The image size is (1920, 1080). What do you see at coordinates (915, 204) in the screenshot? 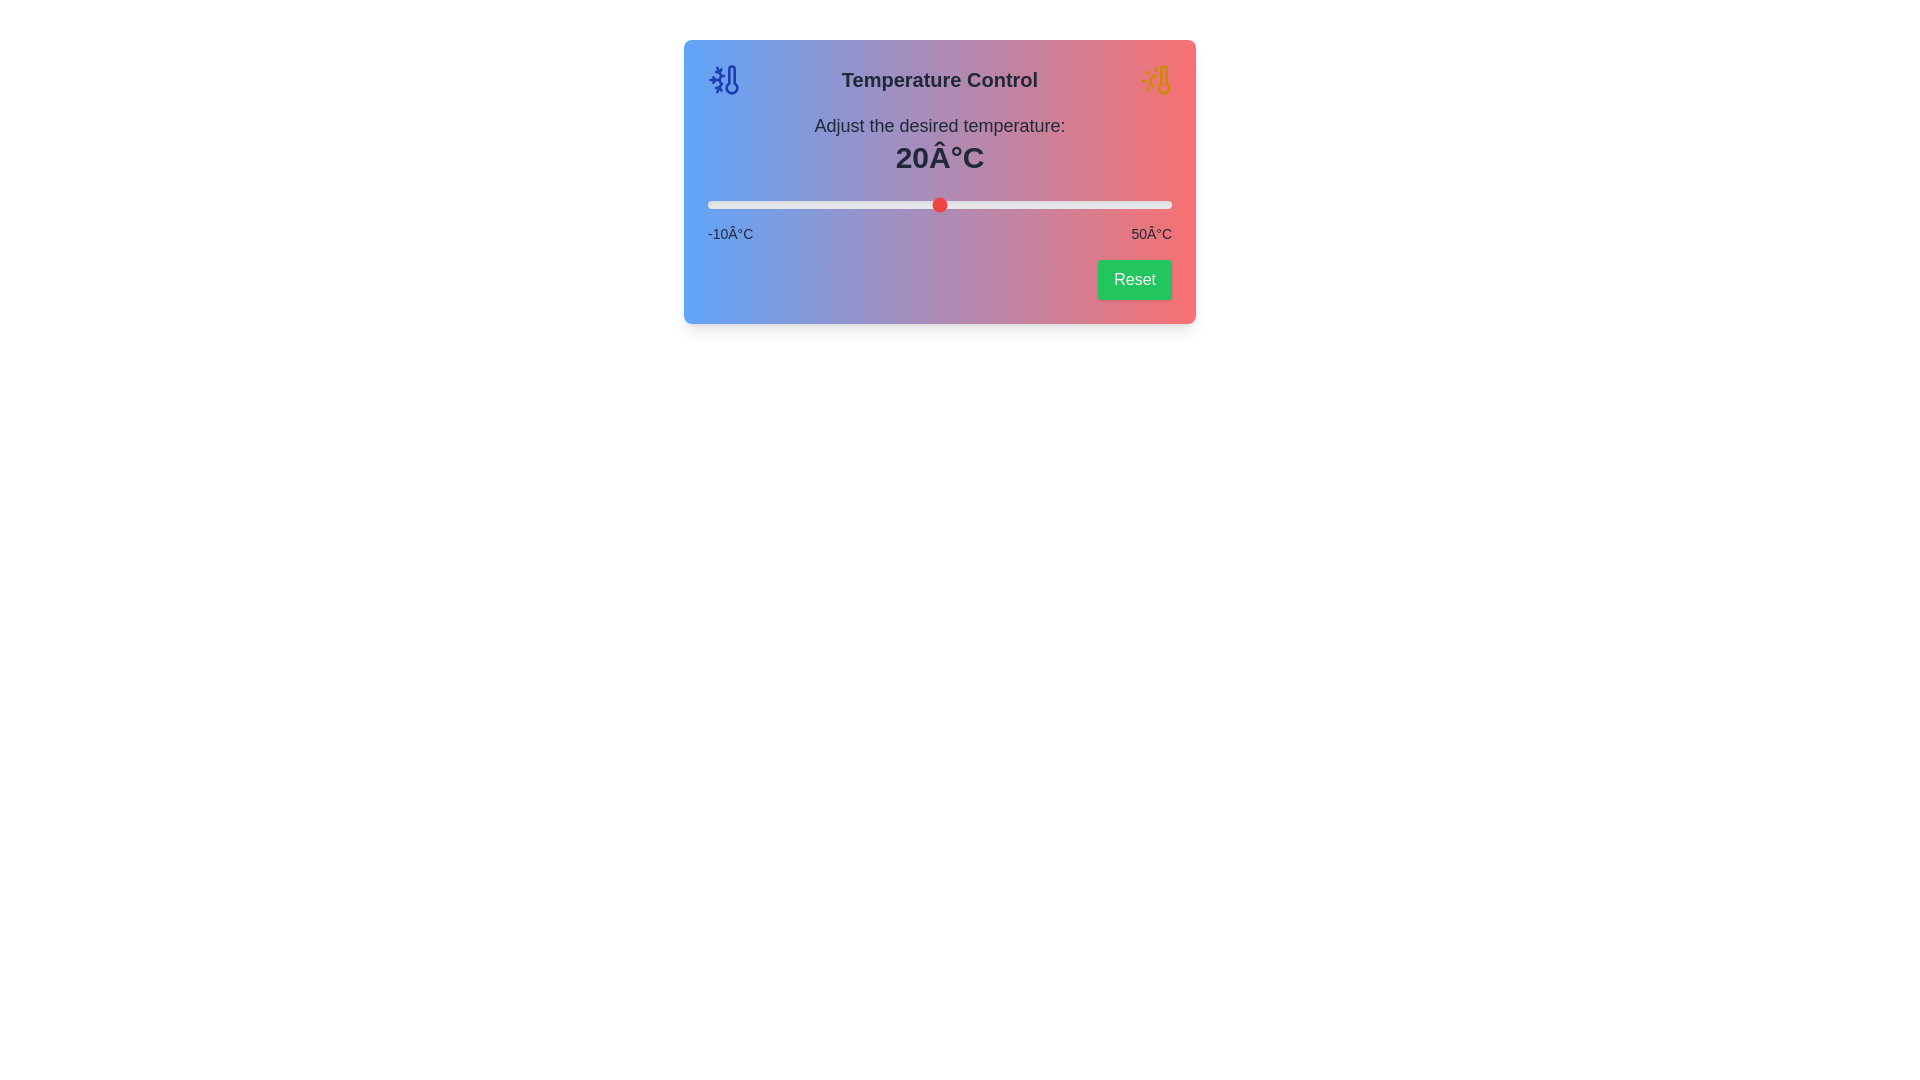
I see `the slider to set the temperature to 17°C` at bounding box center [915, 204].